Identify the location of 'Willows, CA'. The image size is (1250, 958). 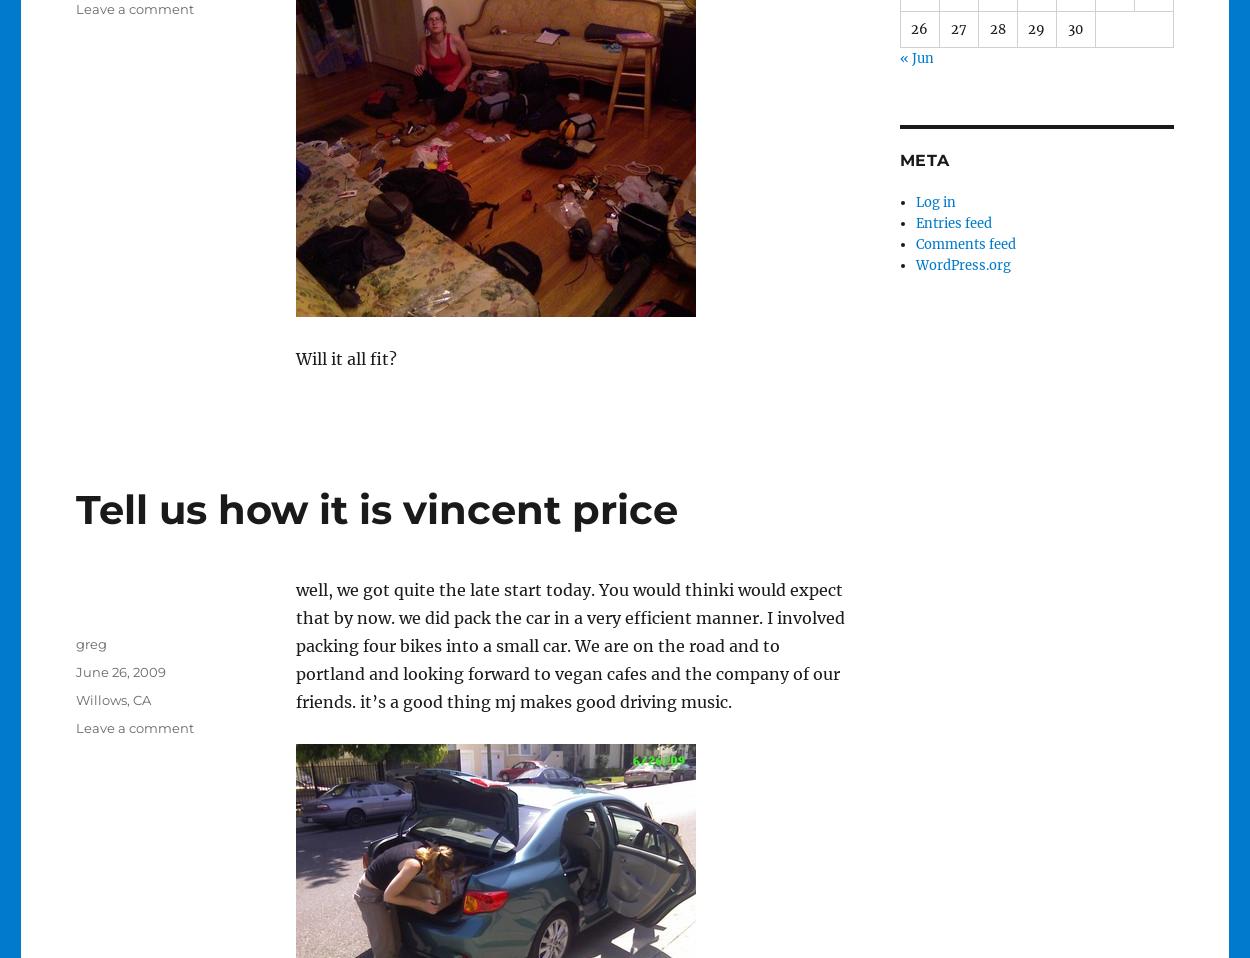
(111, 699).